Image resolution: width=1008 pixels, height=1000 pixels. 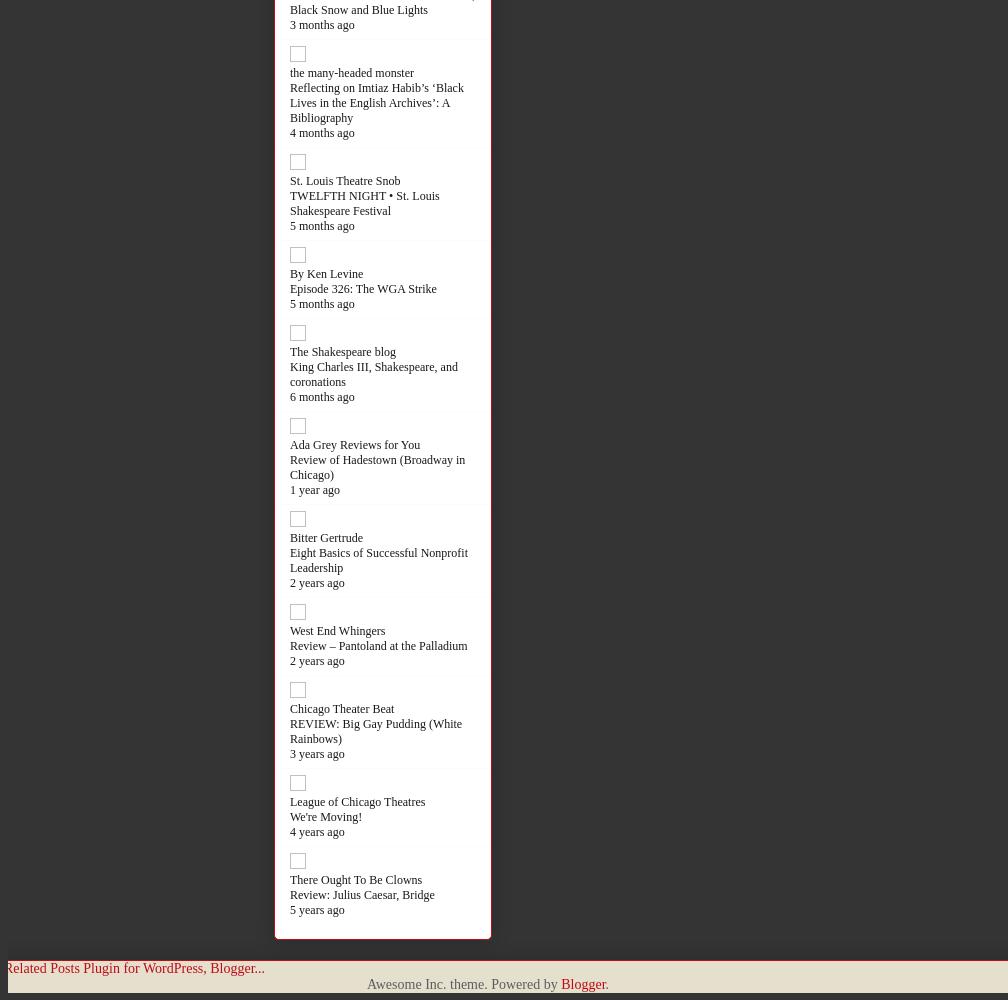 I want to click on 'King Charles III, Shakespeare, and coronations', so click(x=290, y=372).